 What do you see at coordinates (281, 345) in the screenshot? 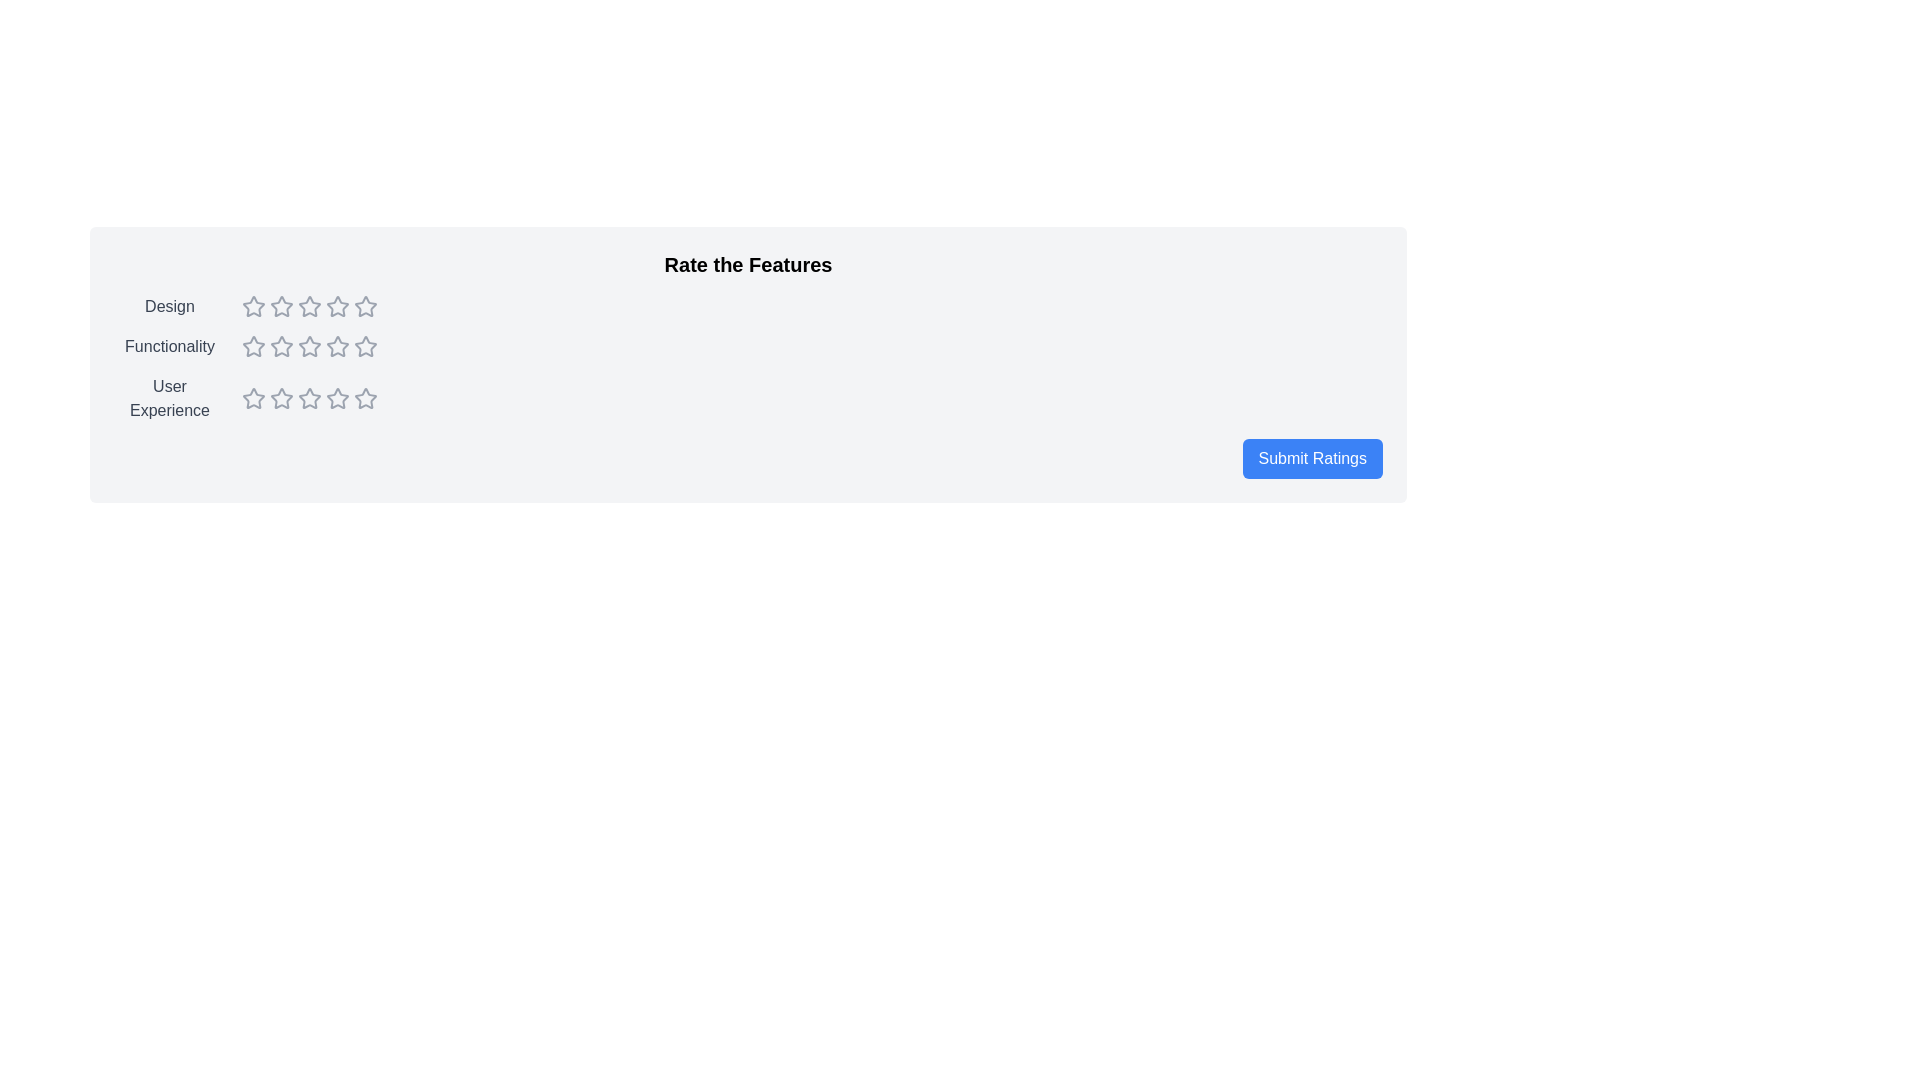
I see `the second star-shaped Rating icon in the five-star rating system under the 'Functionality' category` at bounding box center [281, 345].